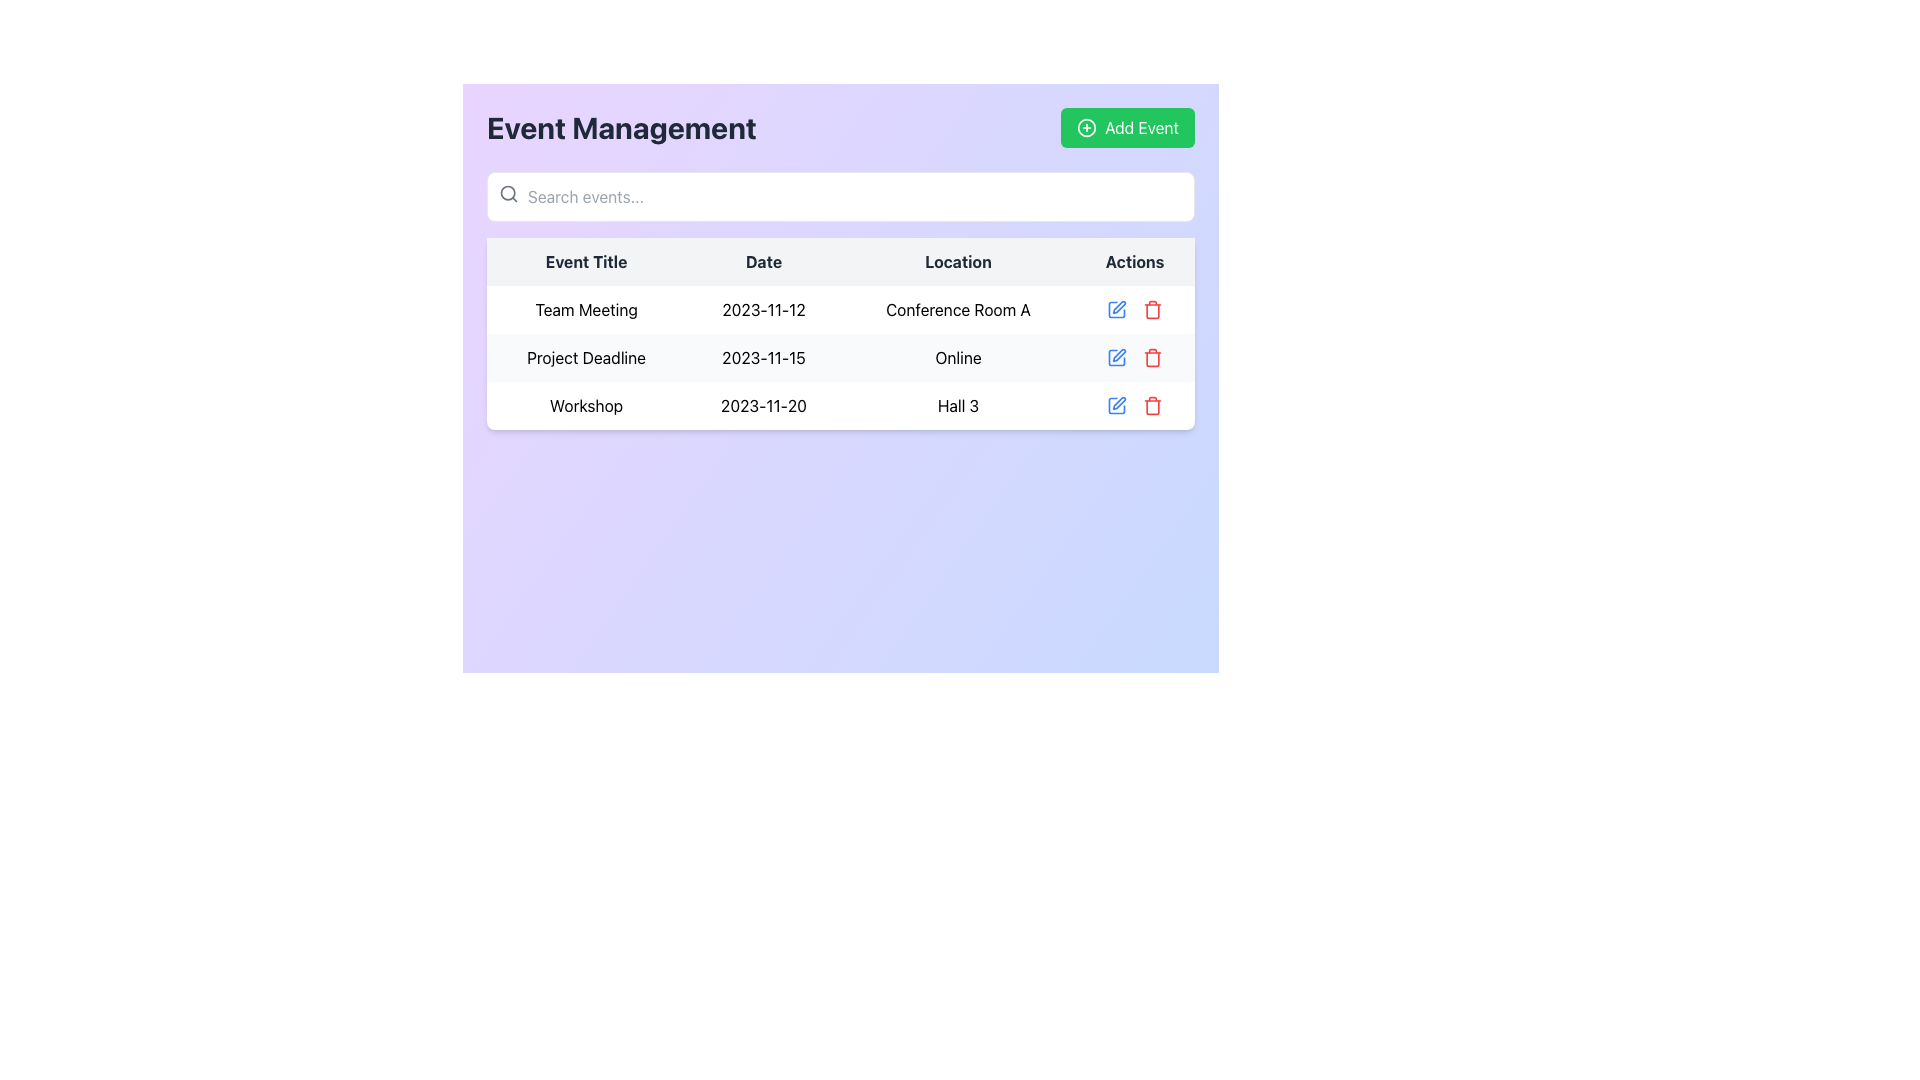 This screenshot has height=1080, width=1920. Describe the element at coordinates (508, 193) in the screenshot. I see `the search icon located at the left side of the input area within the search bar to enhance user recognition of the field's purpose` at that location.